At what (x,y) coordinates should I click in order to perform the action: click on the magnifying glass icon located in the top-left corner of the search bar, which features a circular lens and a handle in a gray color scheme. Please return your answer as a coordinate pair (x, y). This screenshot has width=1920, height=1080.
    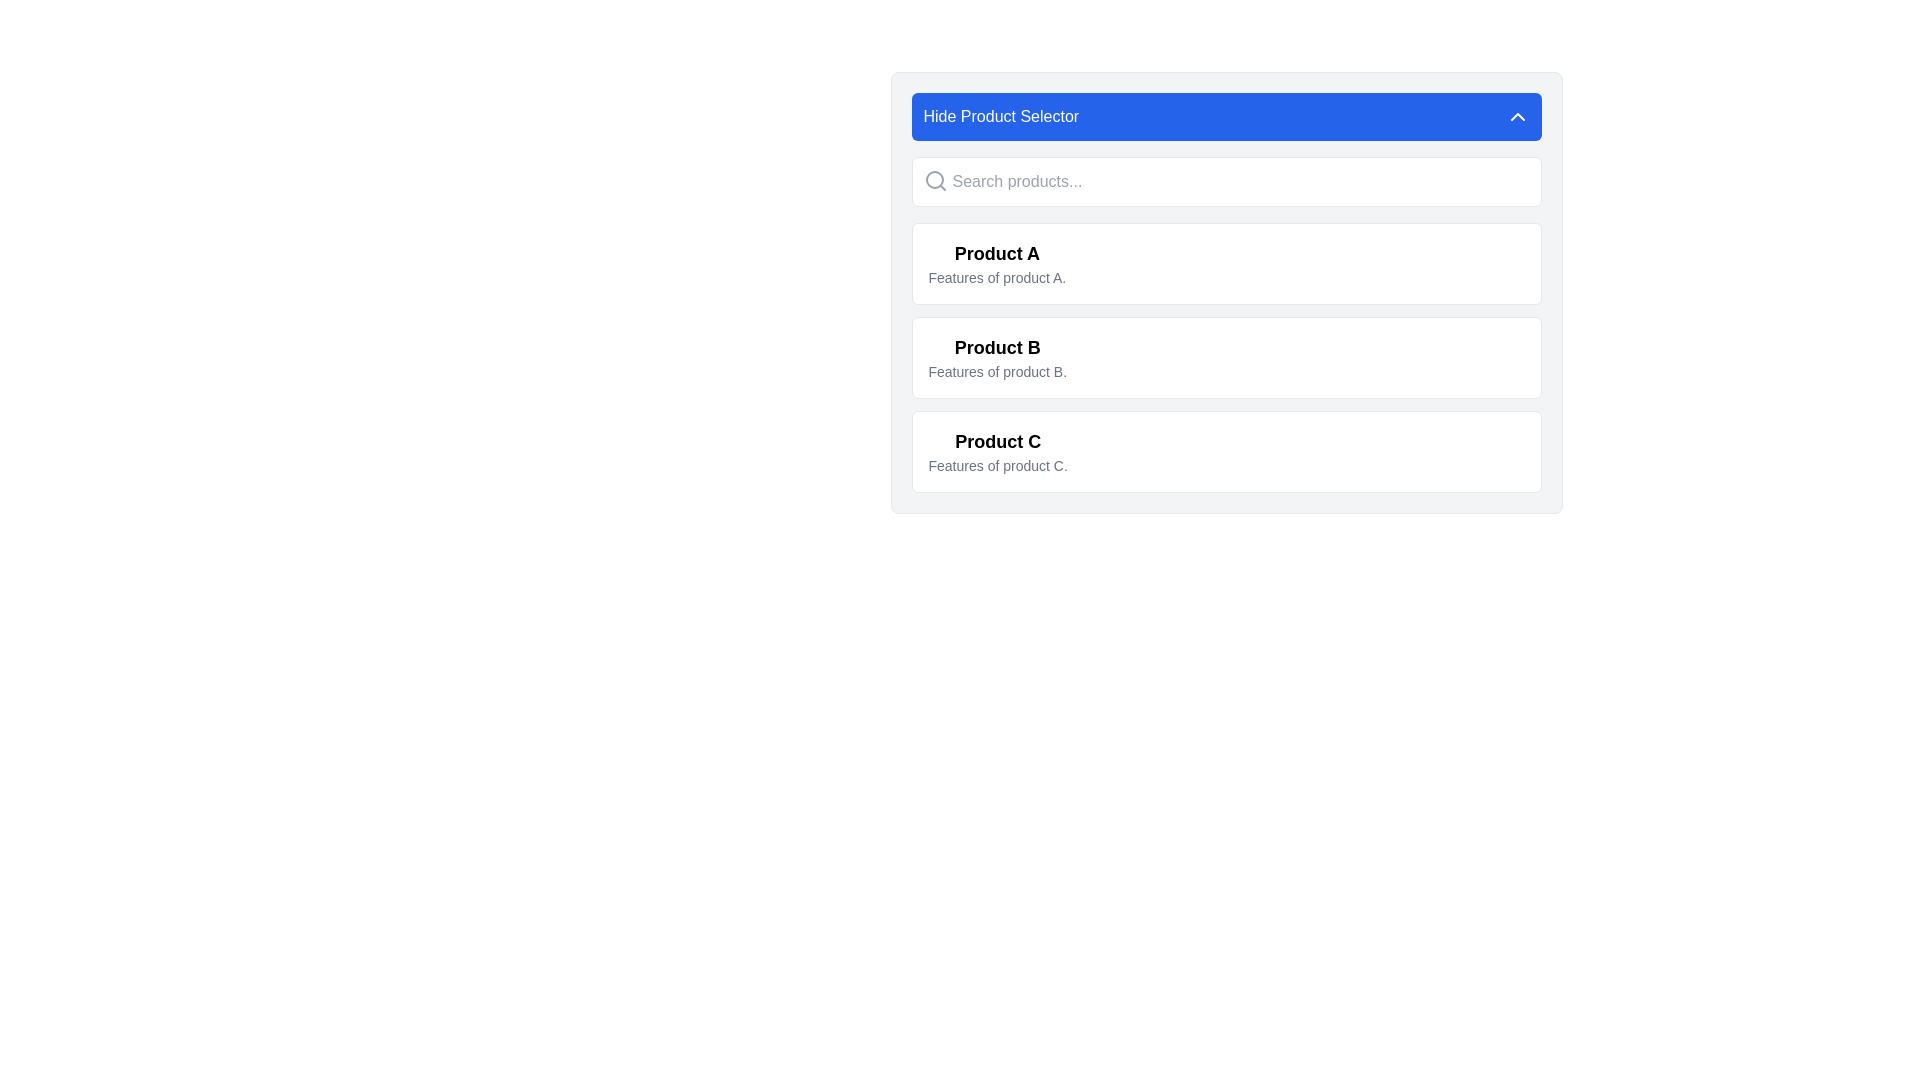
    Looking at the image, I should click on (934, 181).